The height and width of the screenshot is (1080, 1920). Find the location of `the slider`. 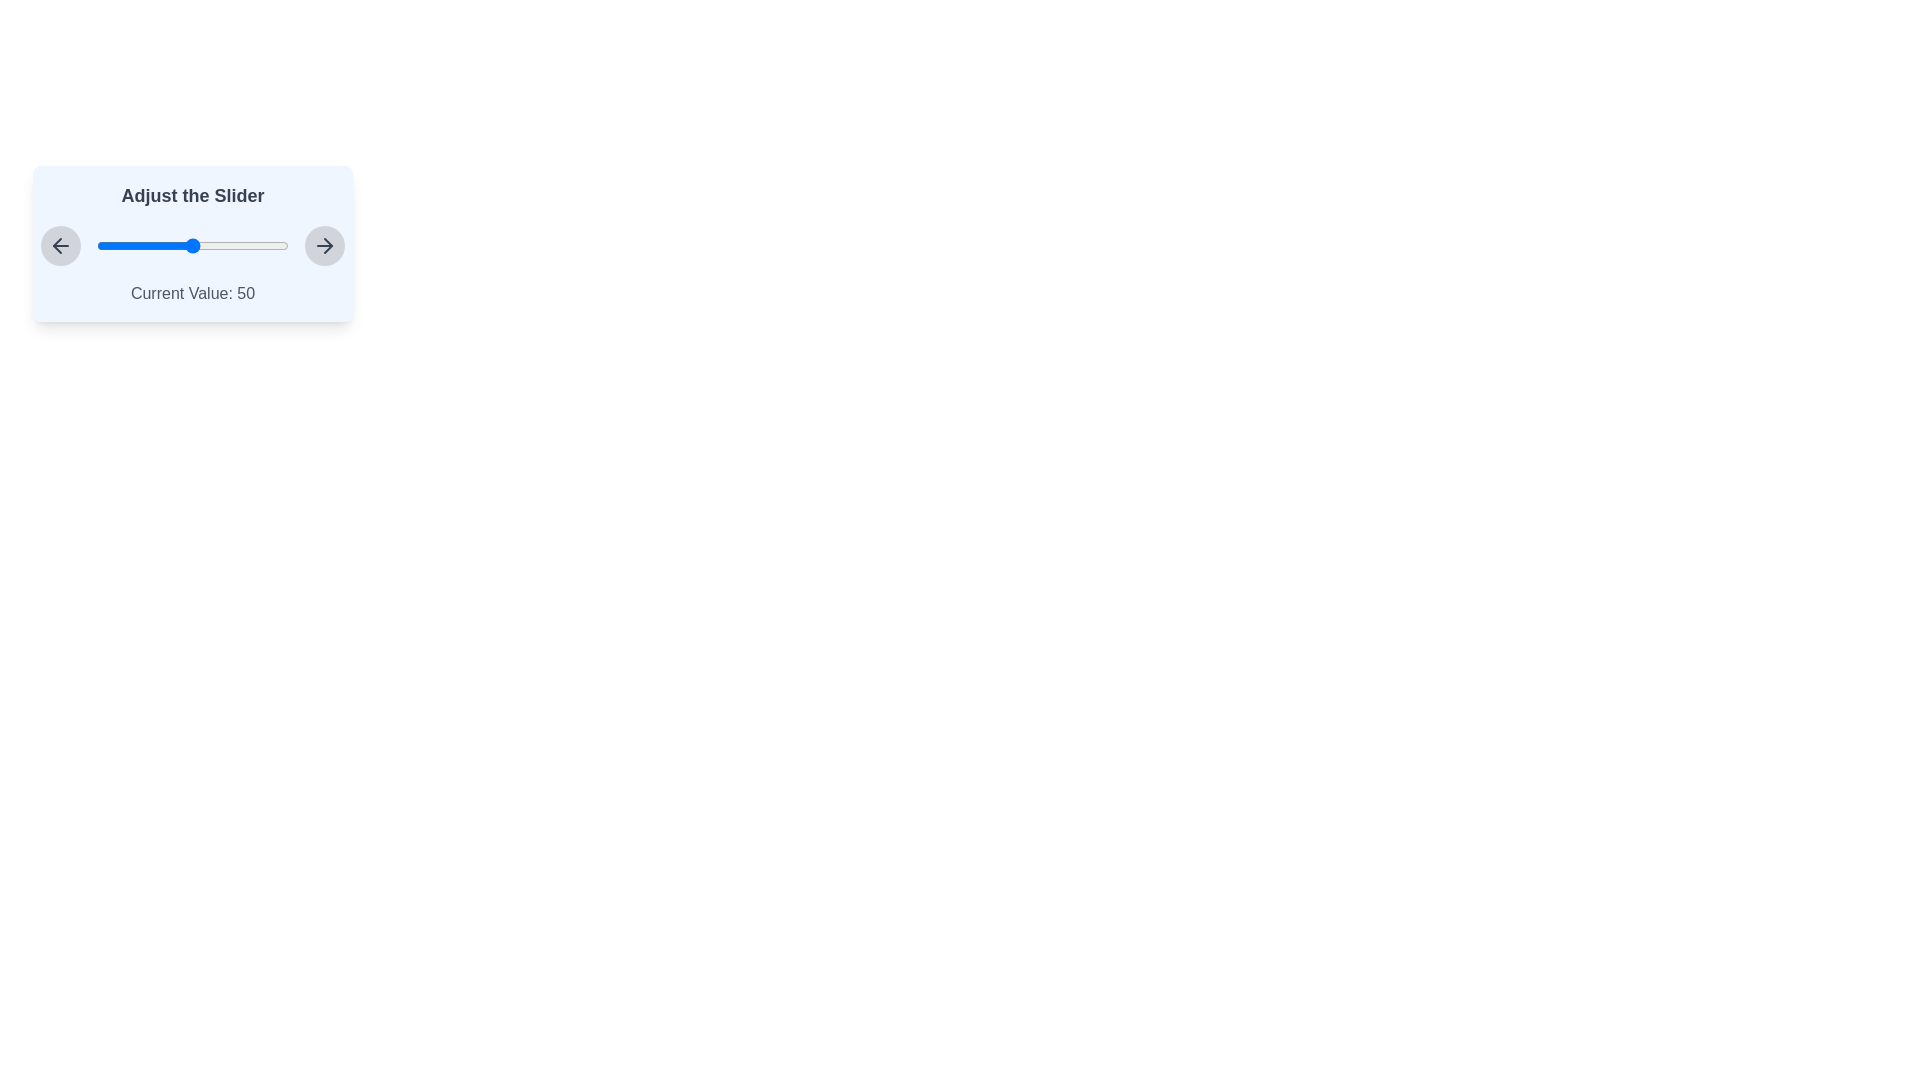

the slider is located at coordinates (177, 245).